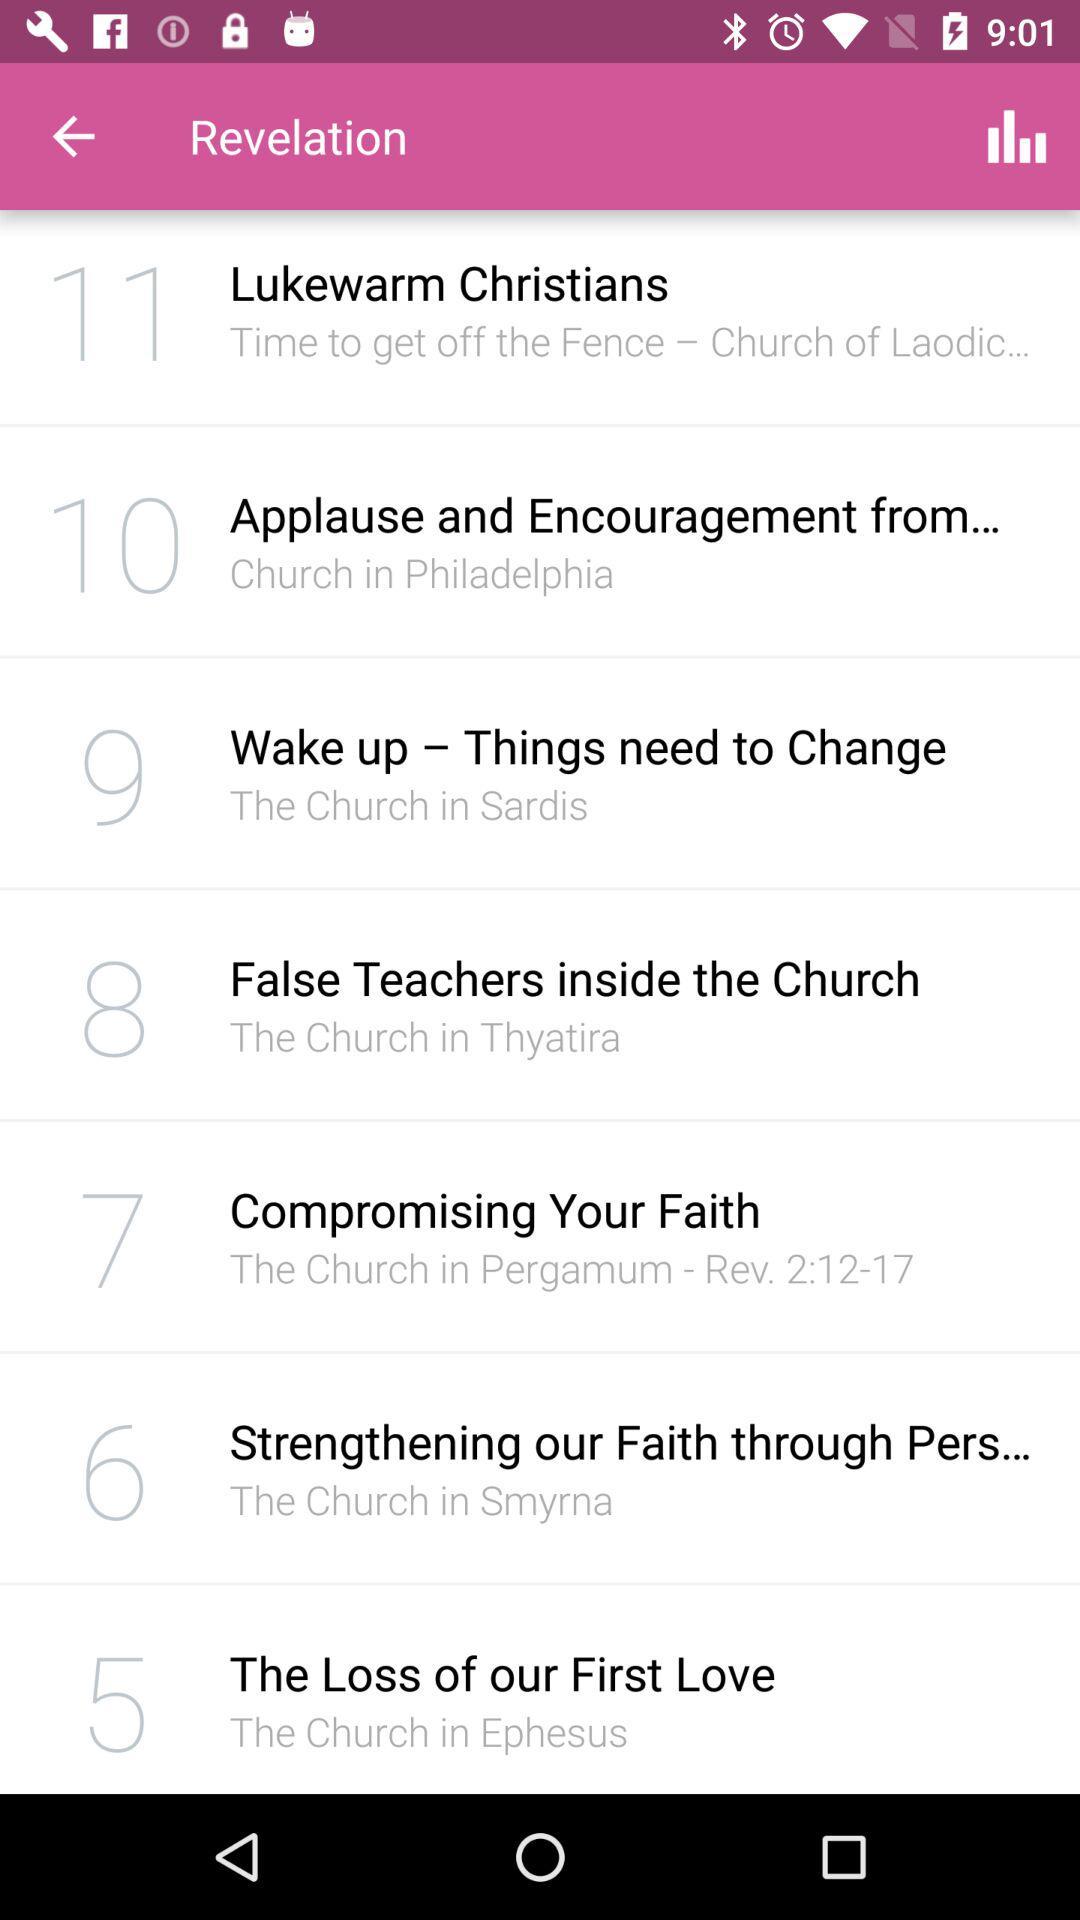 The width and height of the screenshot is (1080, 1920). I want to click on item at the top right corner, so click(1017, 135).